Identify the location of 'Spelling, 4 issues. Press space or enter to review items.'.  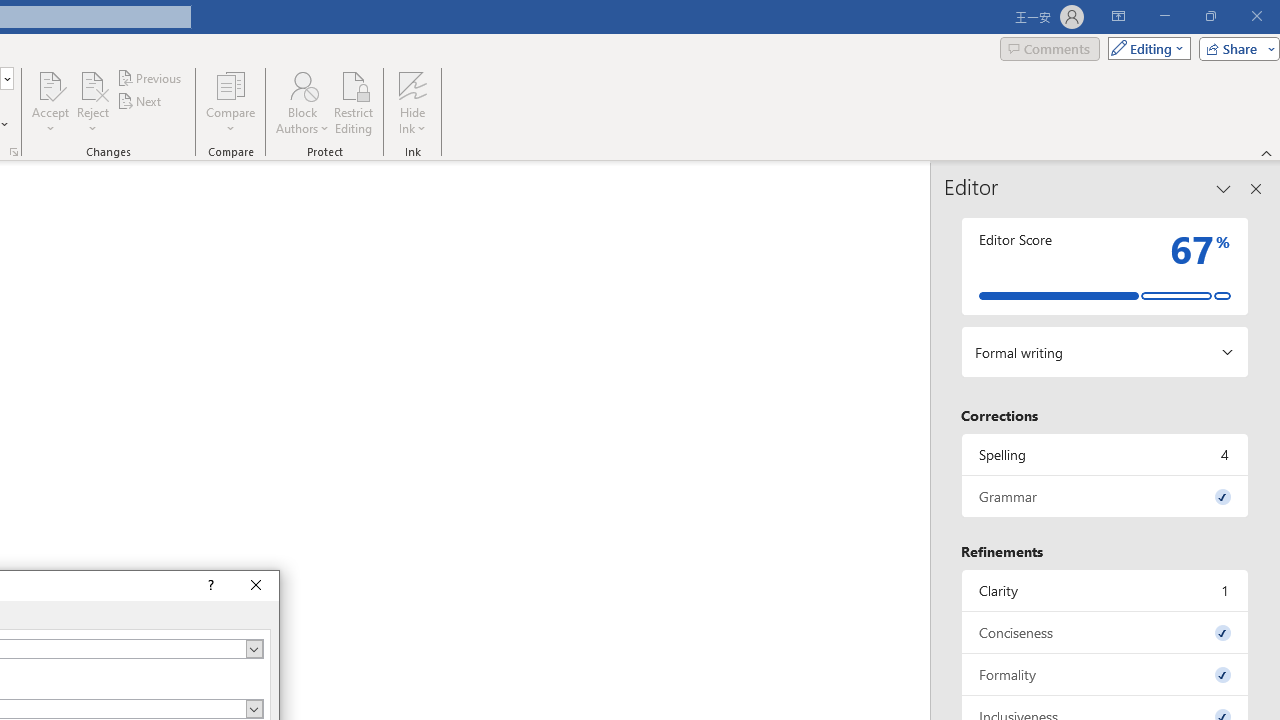
(1104, 454).